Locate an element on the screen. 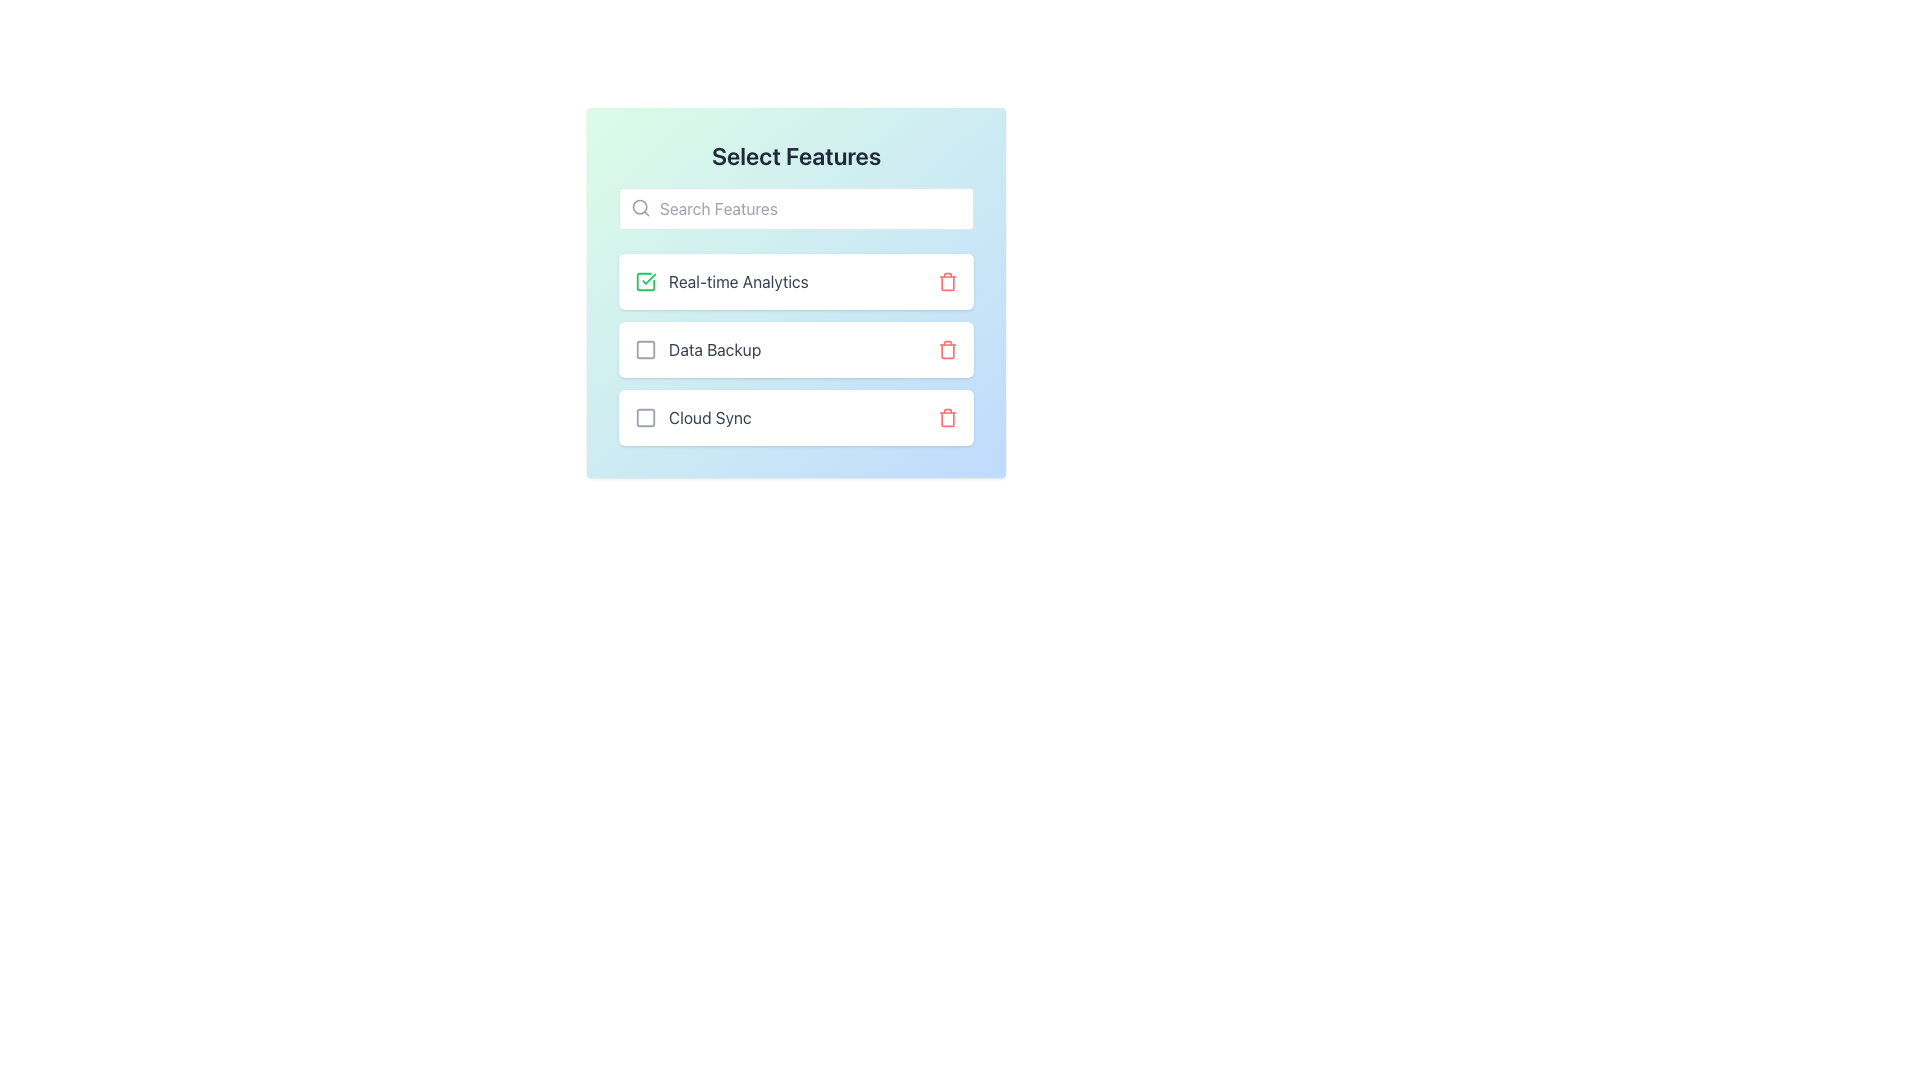  the 'Real-time Analytics' text label, which is styled in gray and located to the right of a green checkmark icon in the feature selection interface is located at coordinates (737, 281).